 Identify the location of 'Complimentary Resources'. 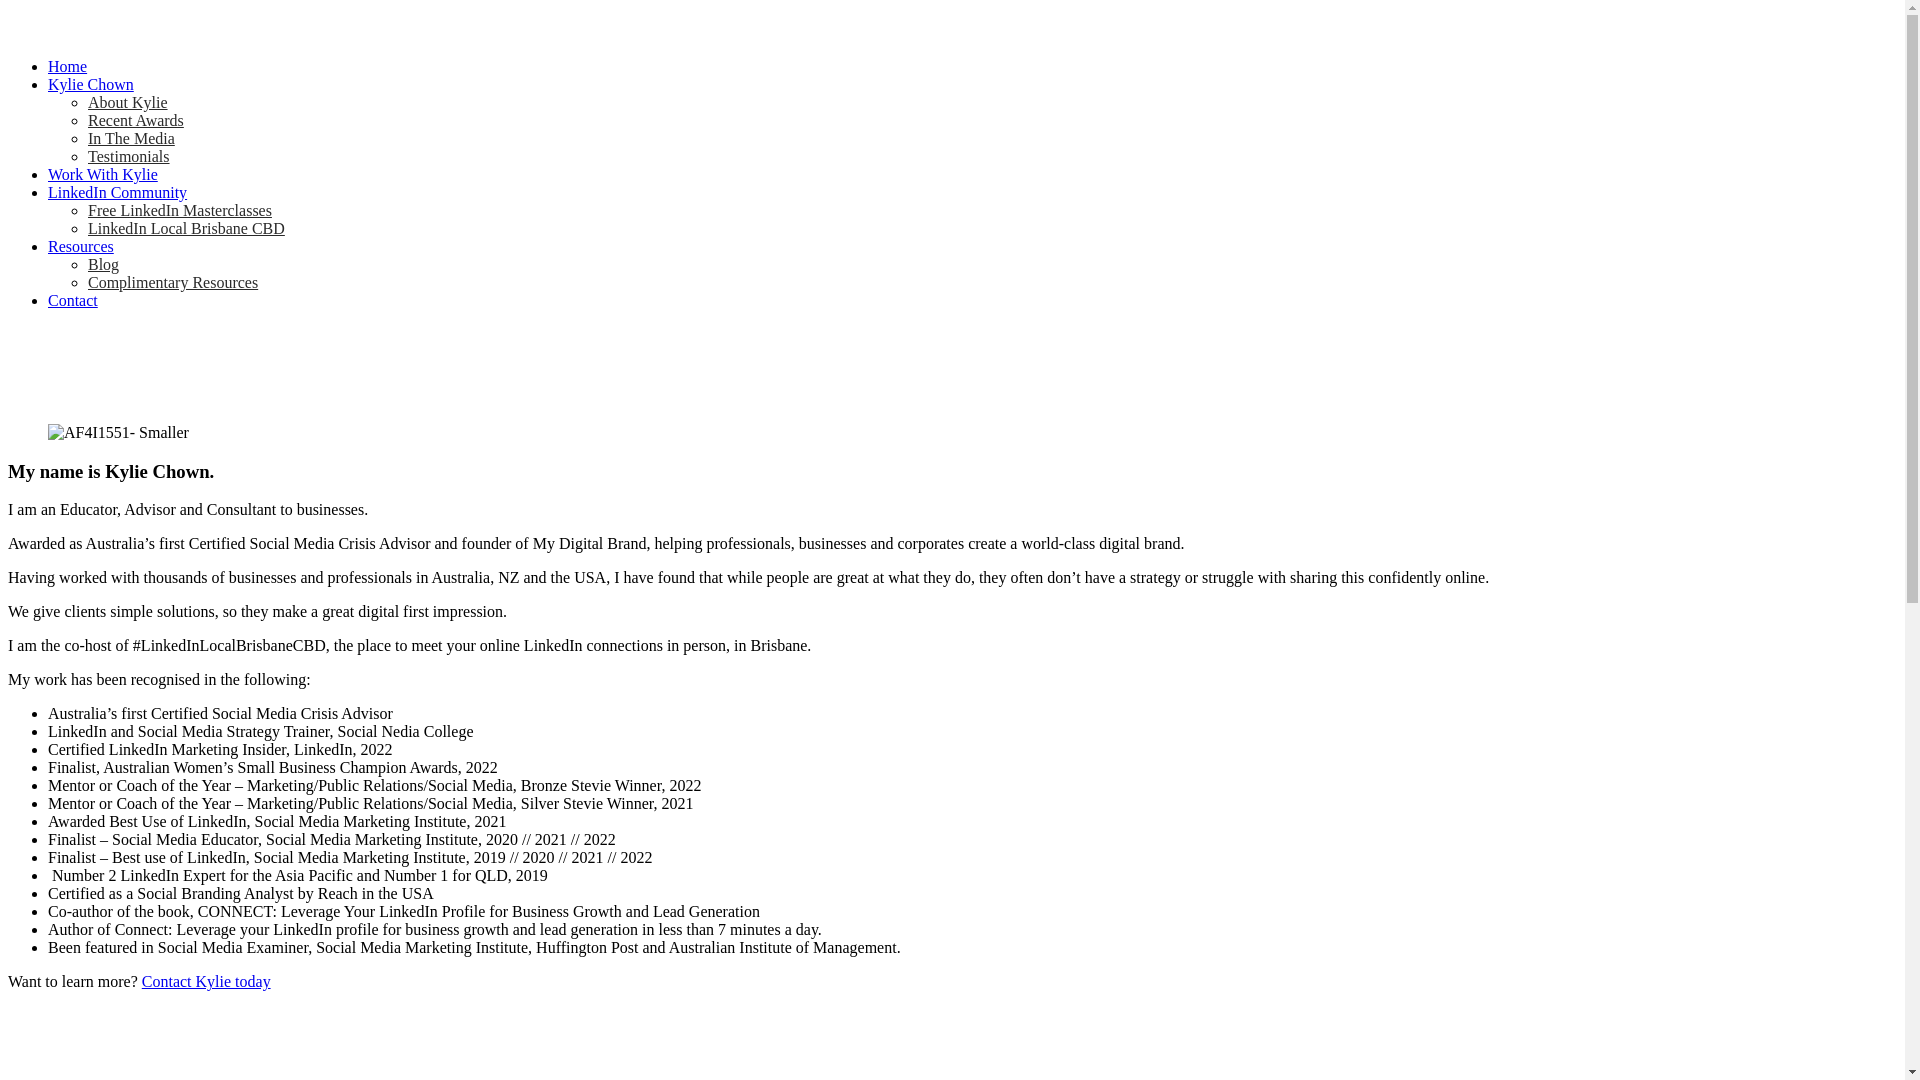
(172, 282).